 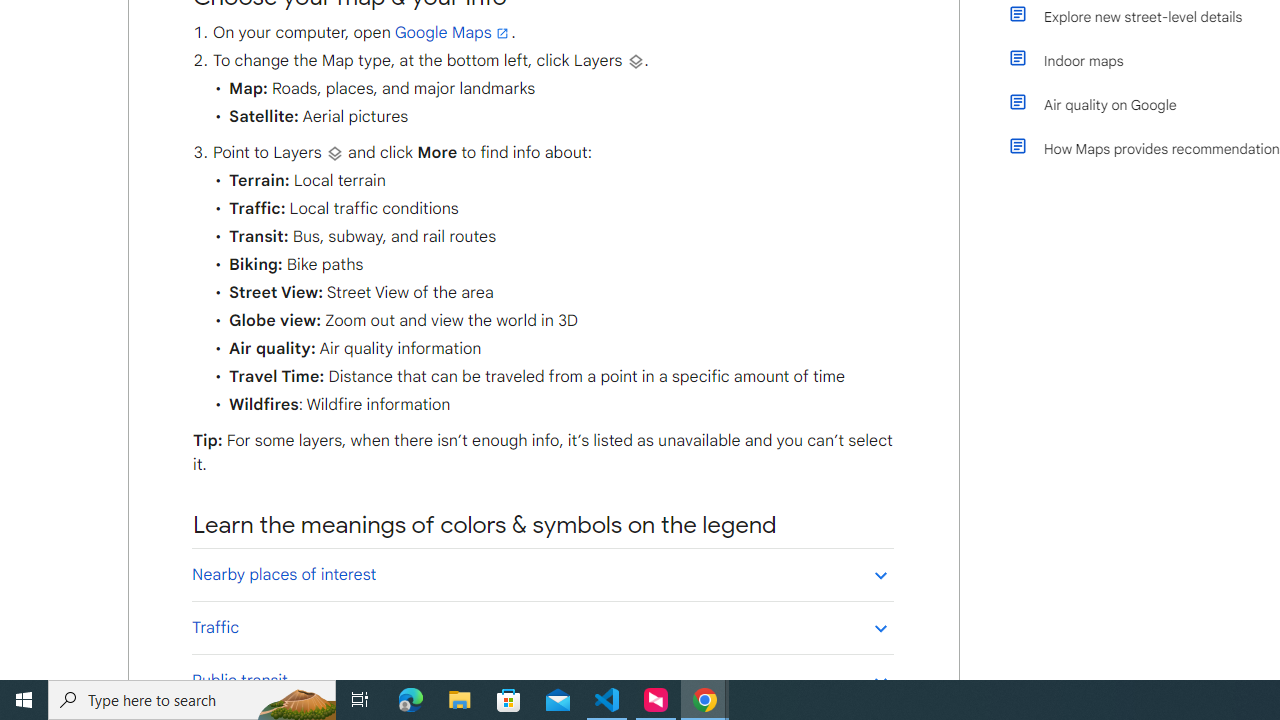 I want to click on 'Nearby places of interest', so click(x=542, y=574).